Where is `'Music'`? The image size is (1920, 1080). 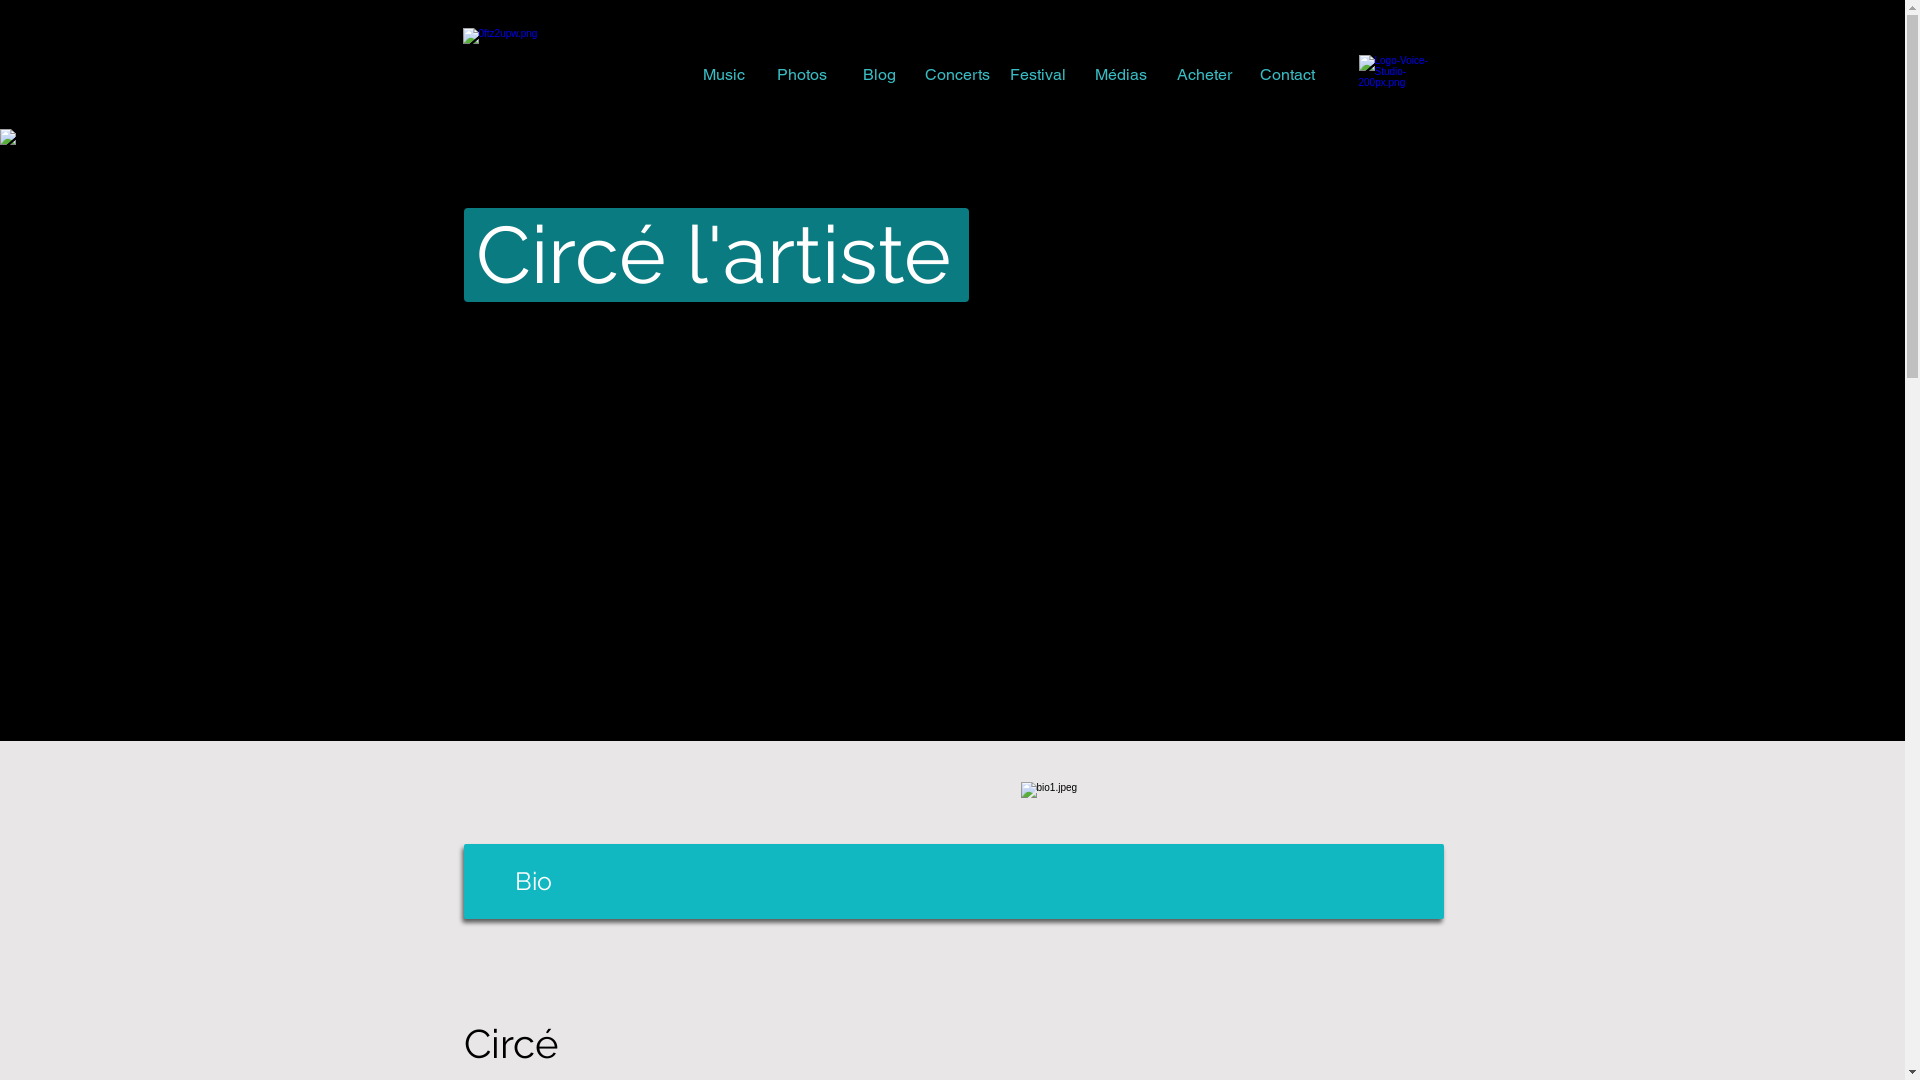
'Music' is located at coordinates (722, 73).